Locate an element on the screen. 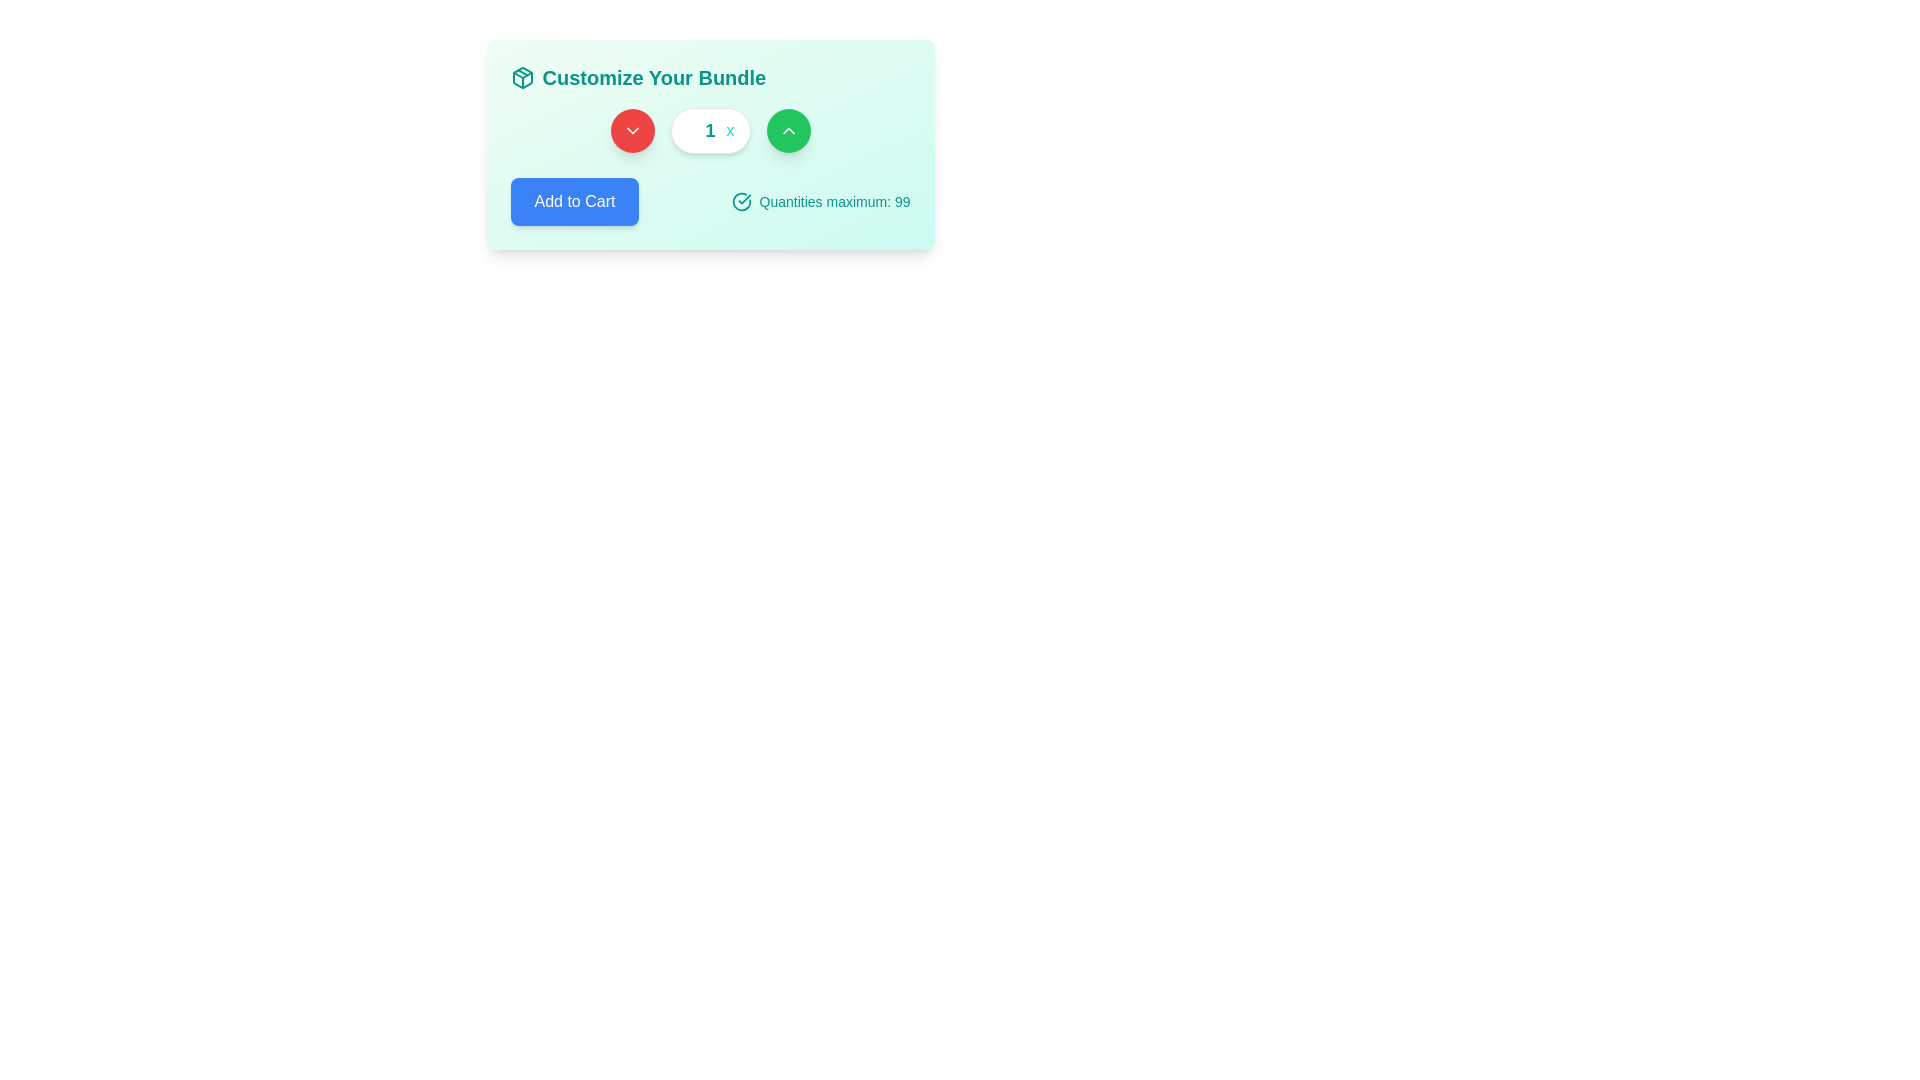 This screenshot has height=1080, width=1920. the upward-pointing chevron icon located within the green circular button on the right side of a three-button group is located at coordinates (787, 131).